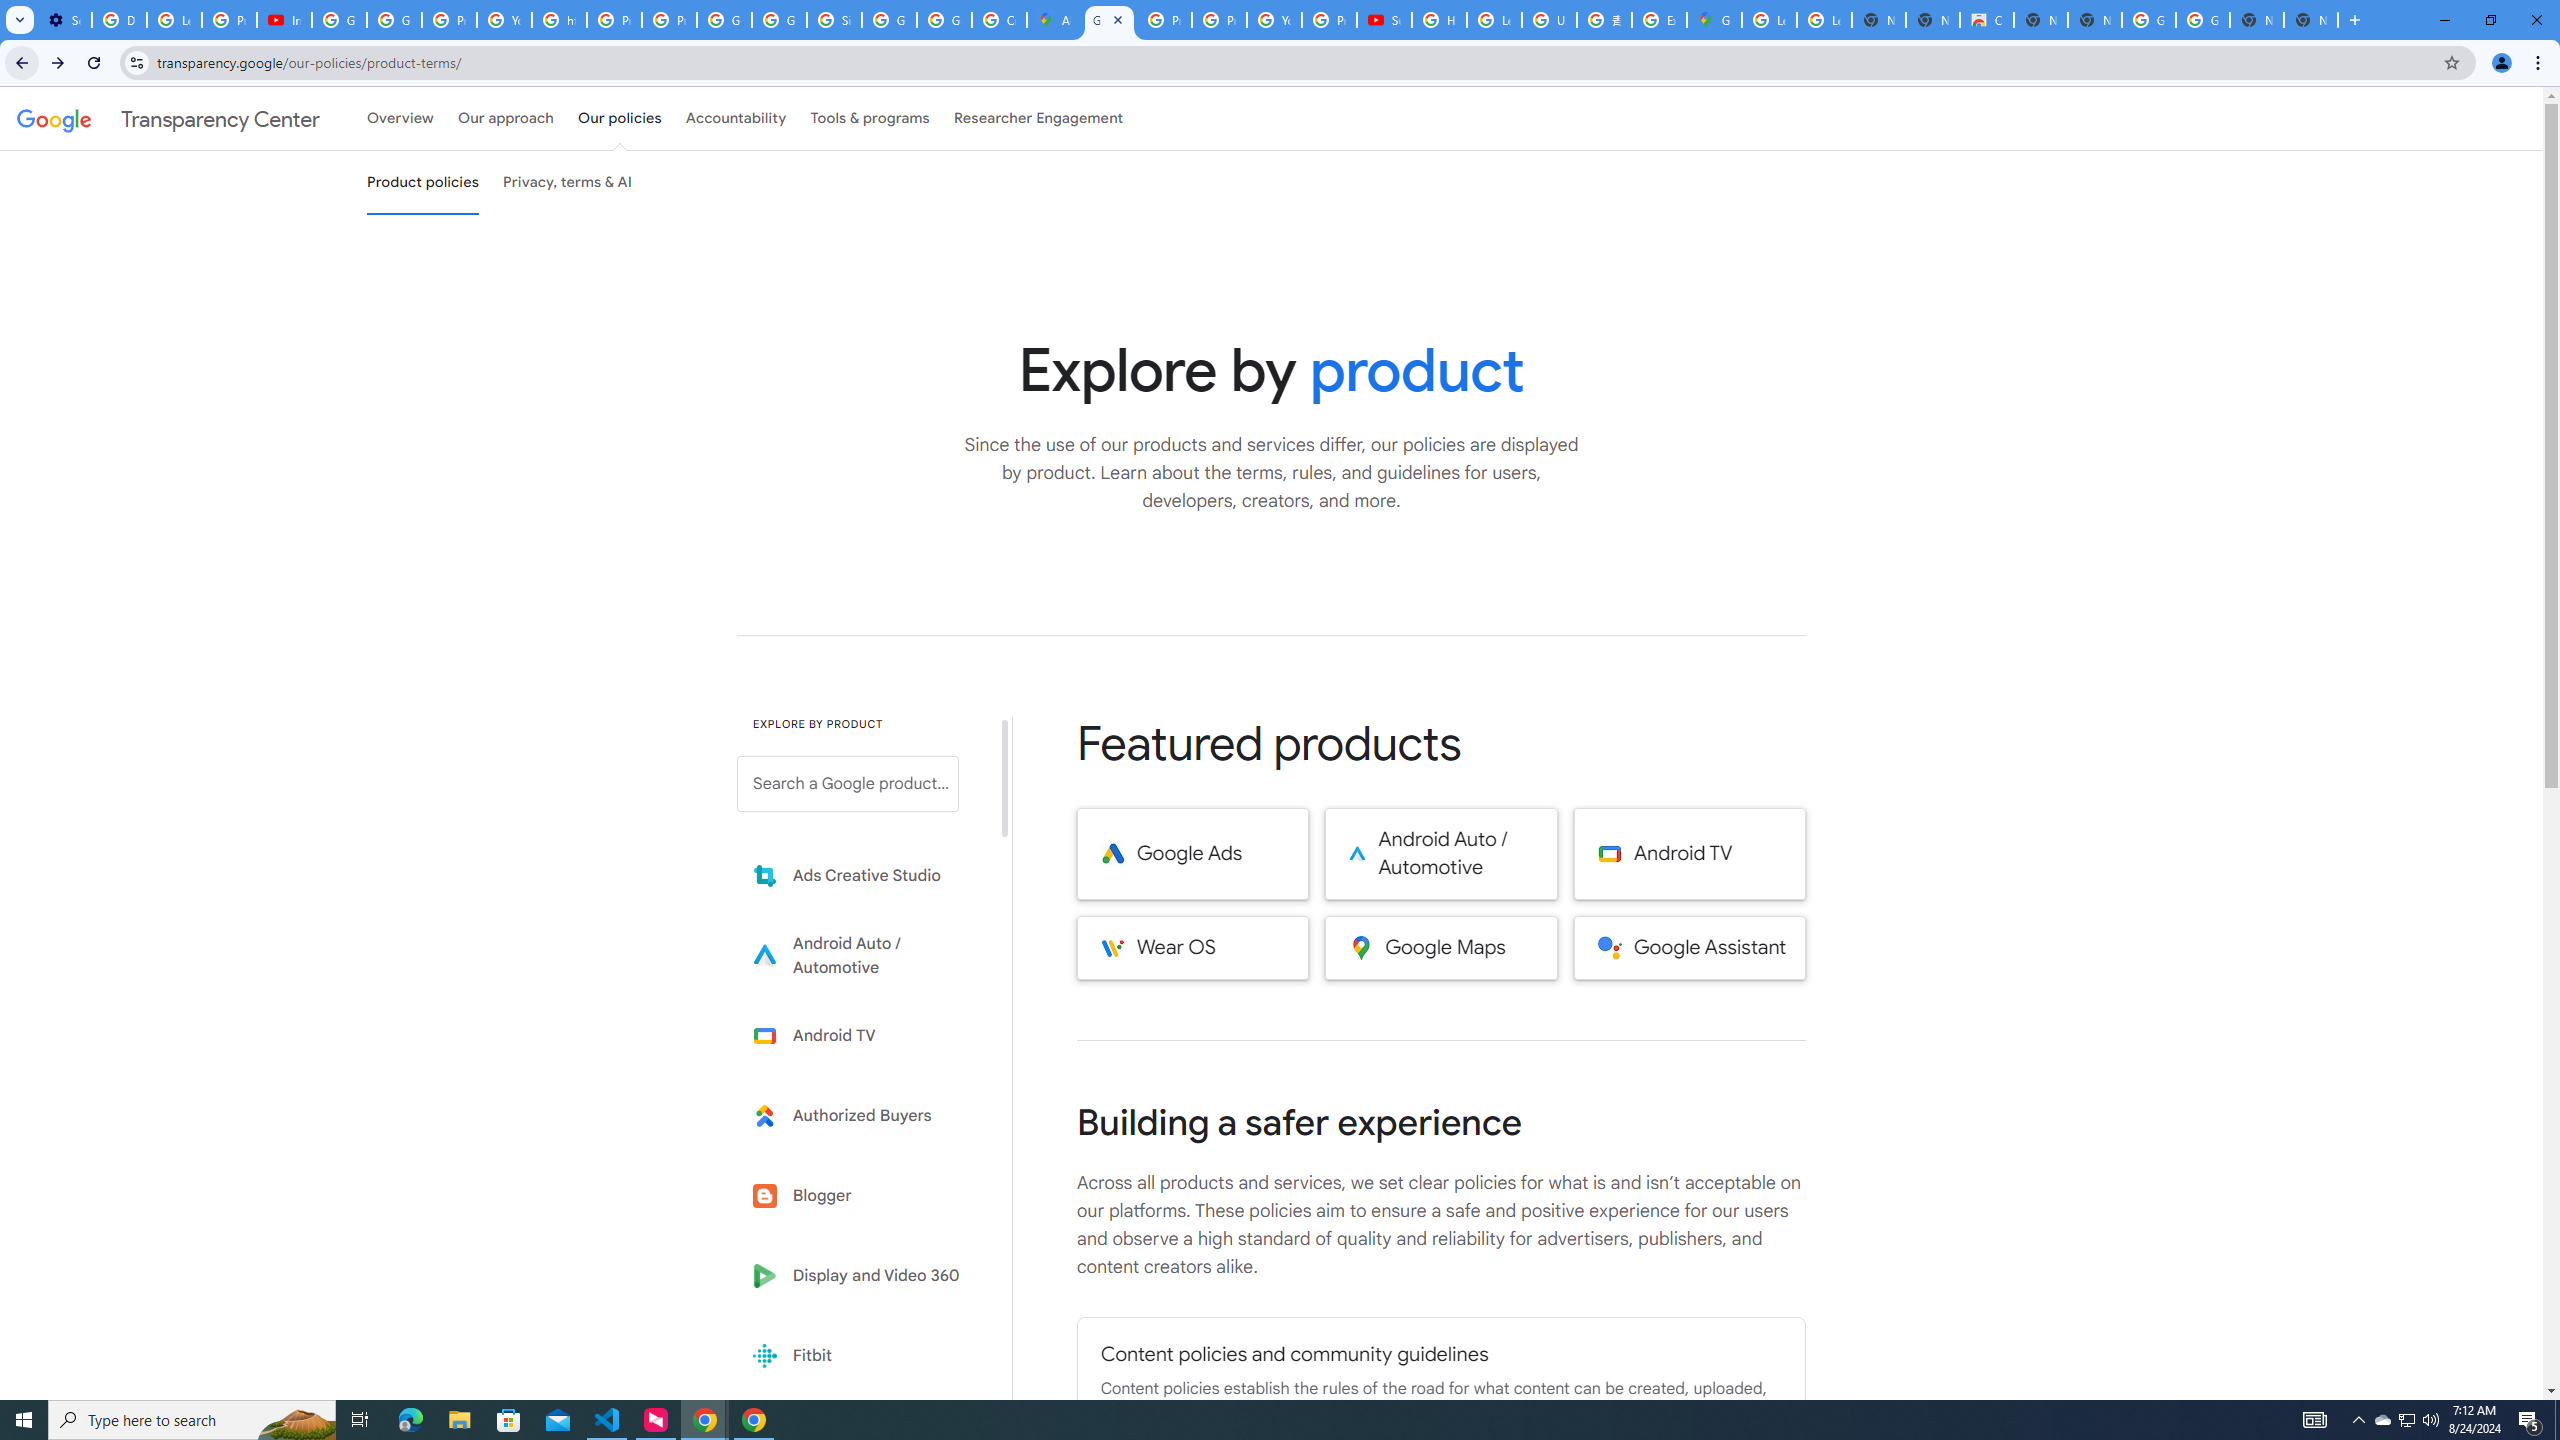 This screenshot has width=2560, height=1440. Describe the element at coordinates (1273, 19) in the screenshot. I see `'YouTube'` at that location.